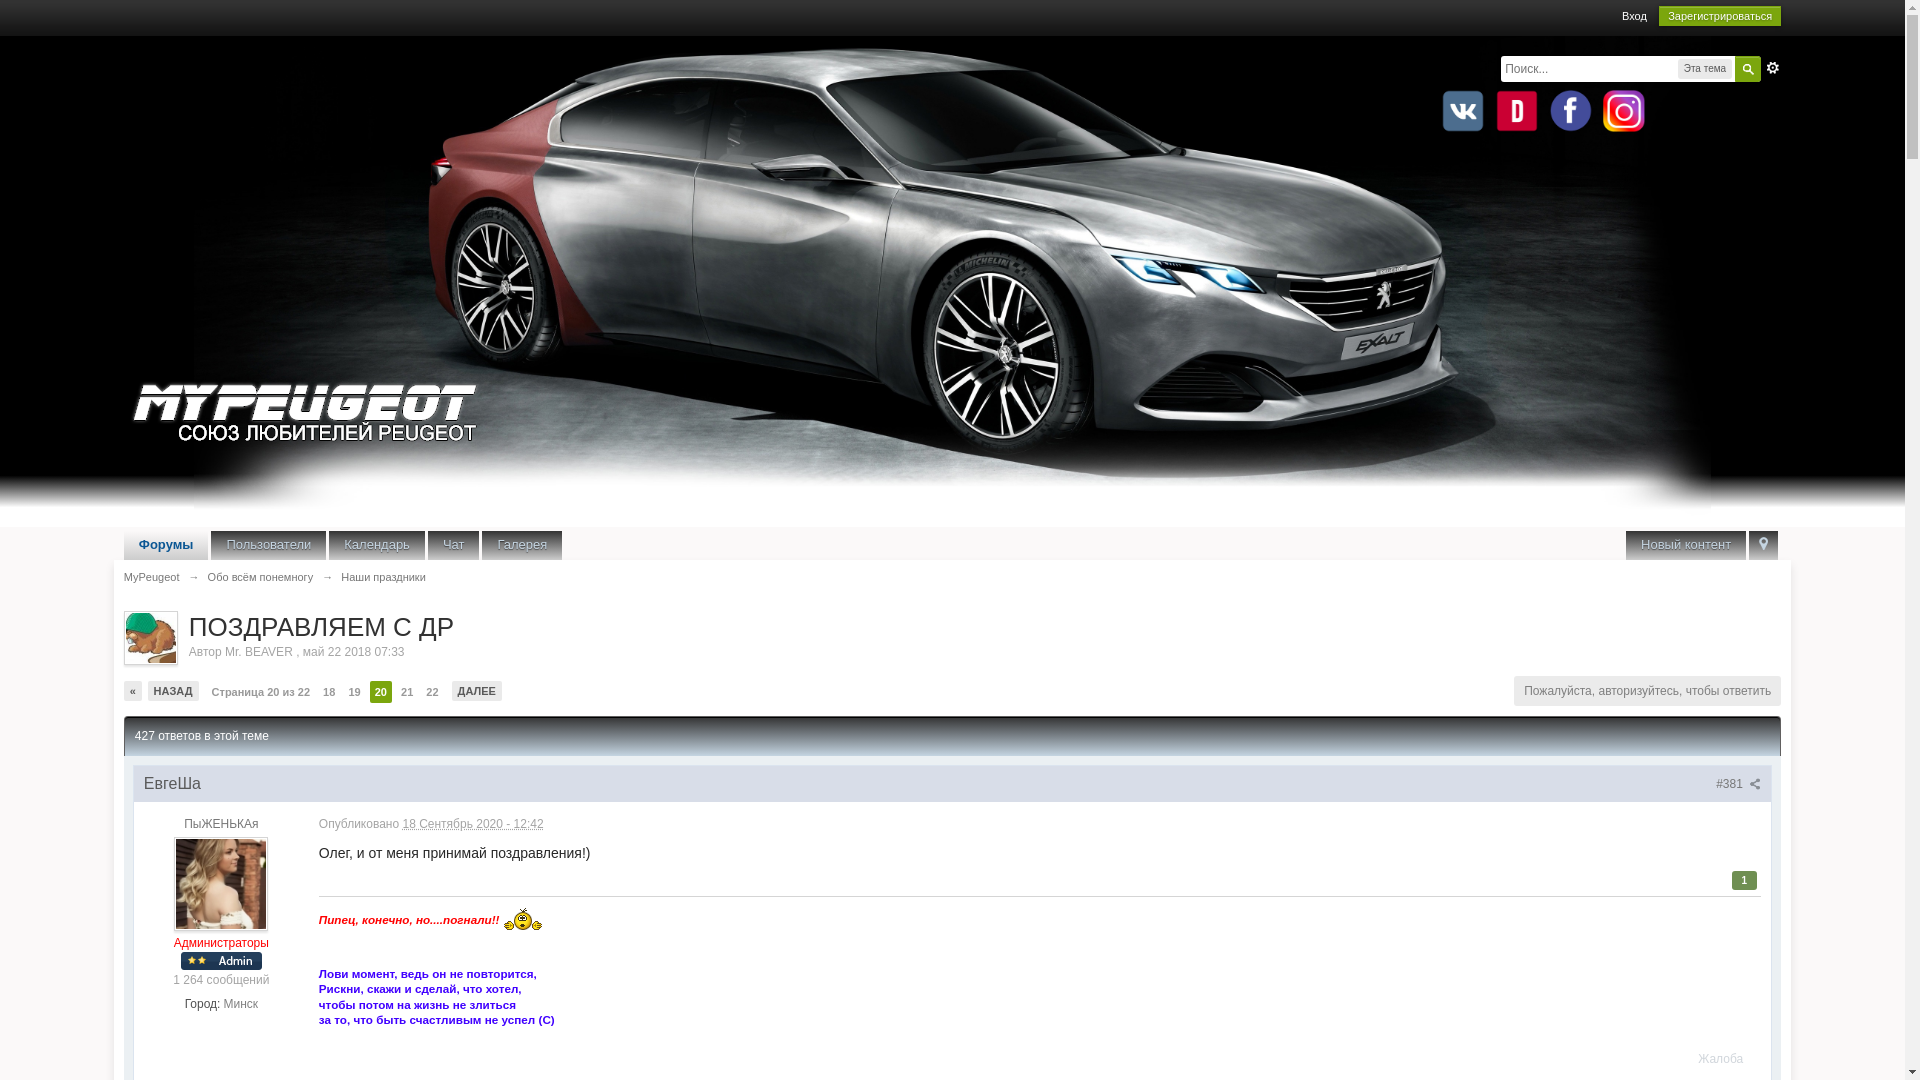 Image resolution: width=1920 pixels, height=1080 pixels. What do you see at coordinates (151, 577) in the screenshot?
I see `'MyPeugeot'` at bounding box center [151, 577].